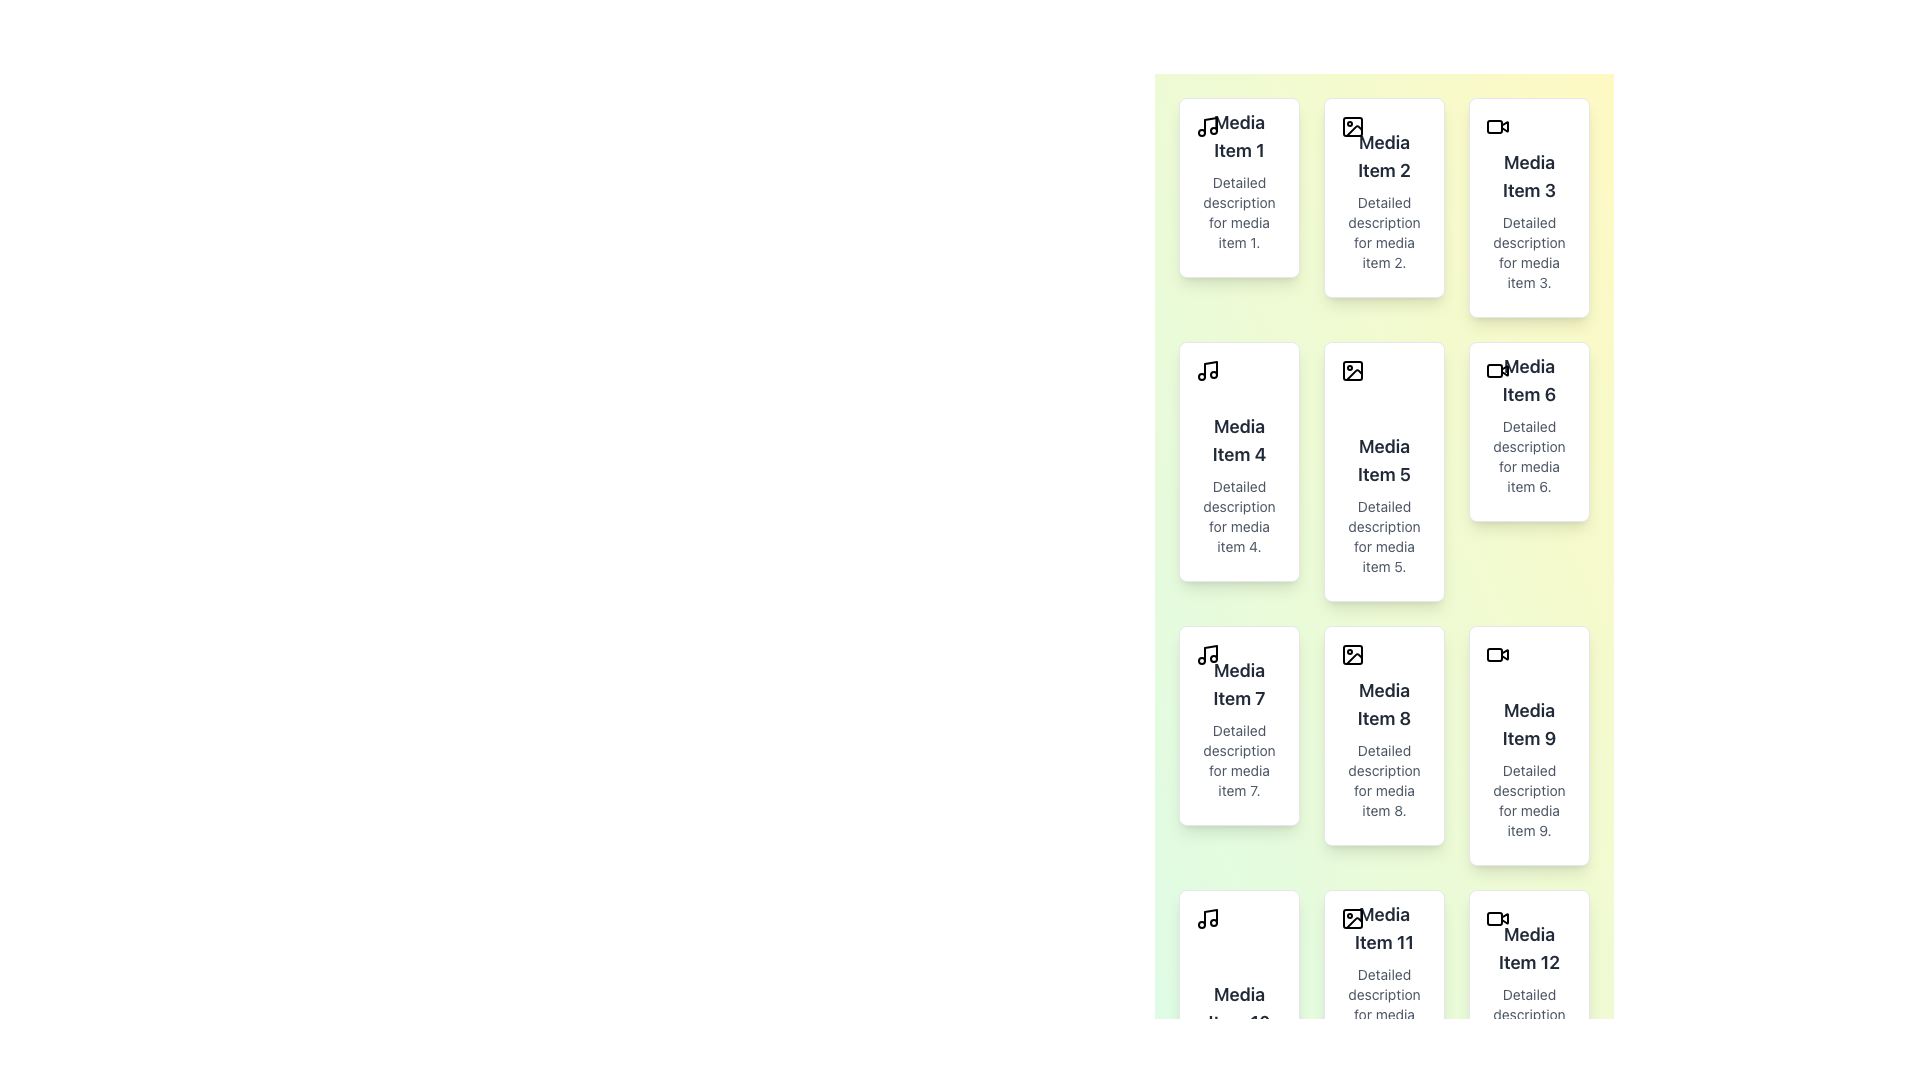  Describe the element at coordinates (1383, 197) in the screenshot. I see `the informational media card located in the second column, first row of the grid layout by clicking on it` at that location.